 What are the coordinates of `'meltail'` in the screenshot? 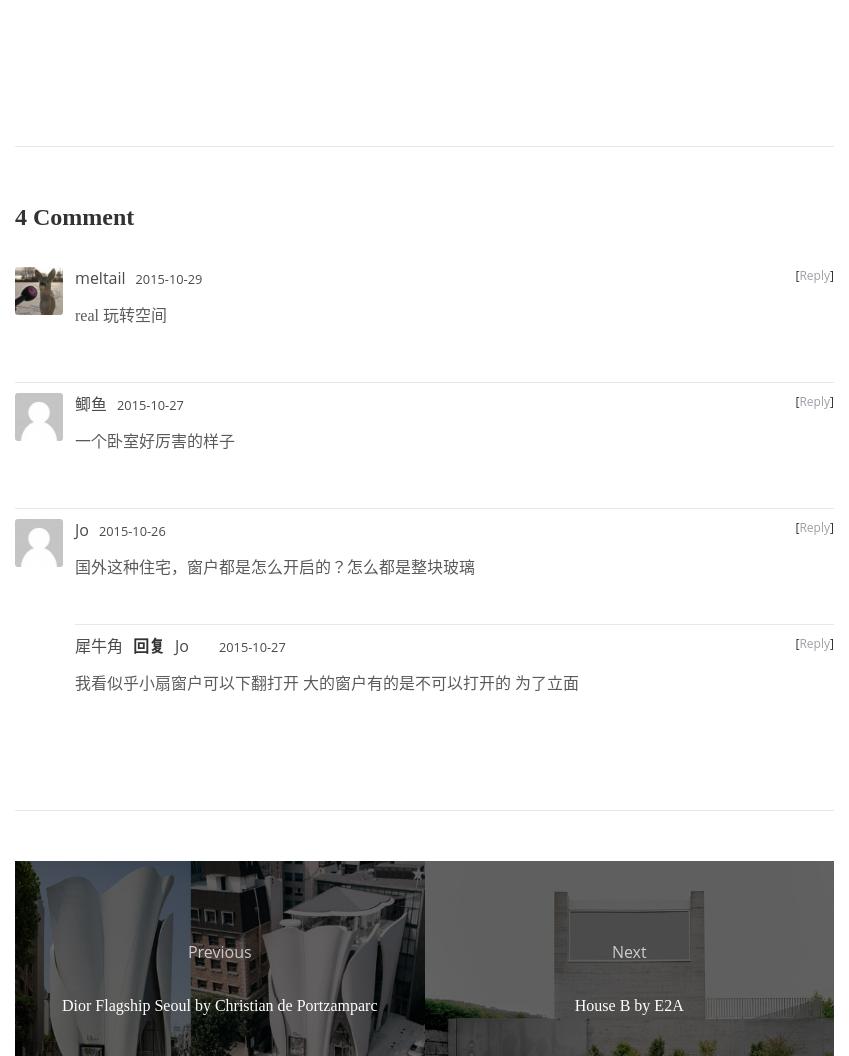 It's located at (99, 278).